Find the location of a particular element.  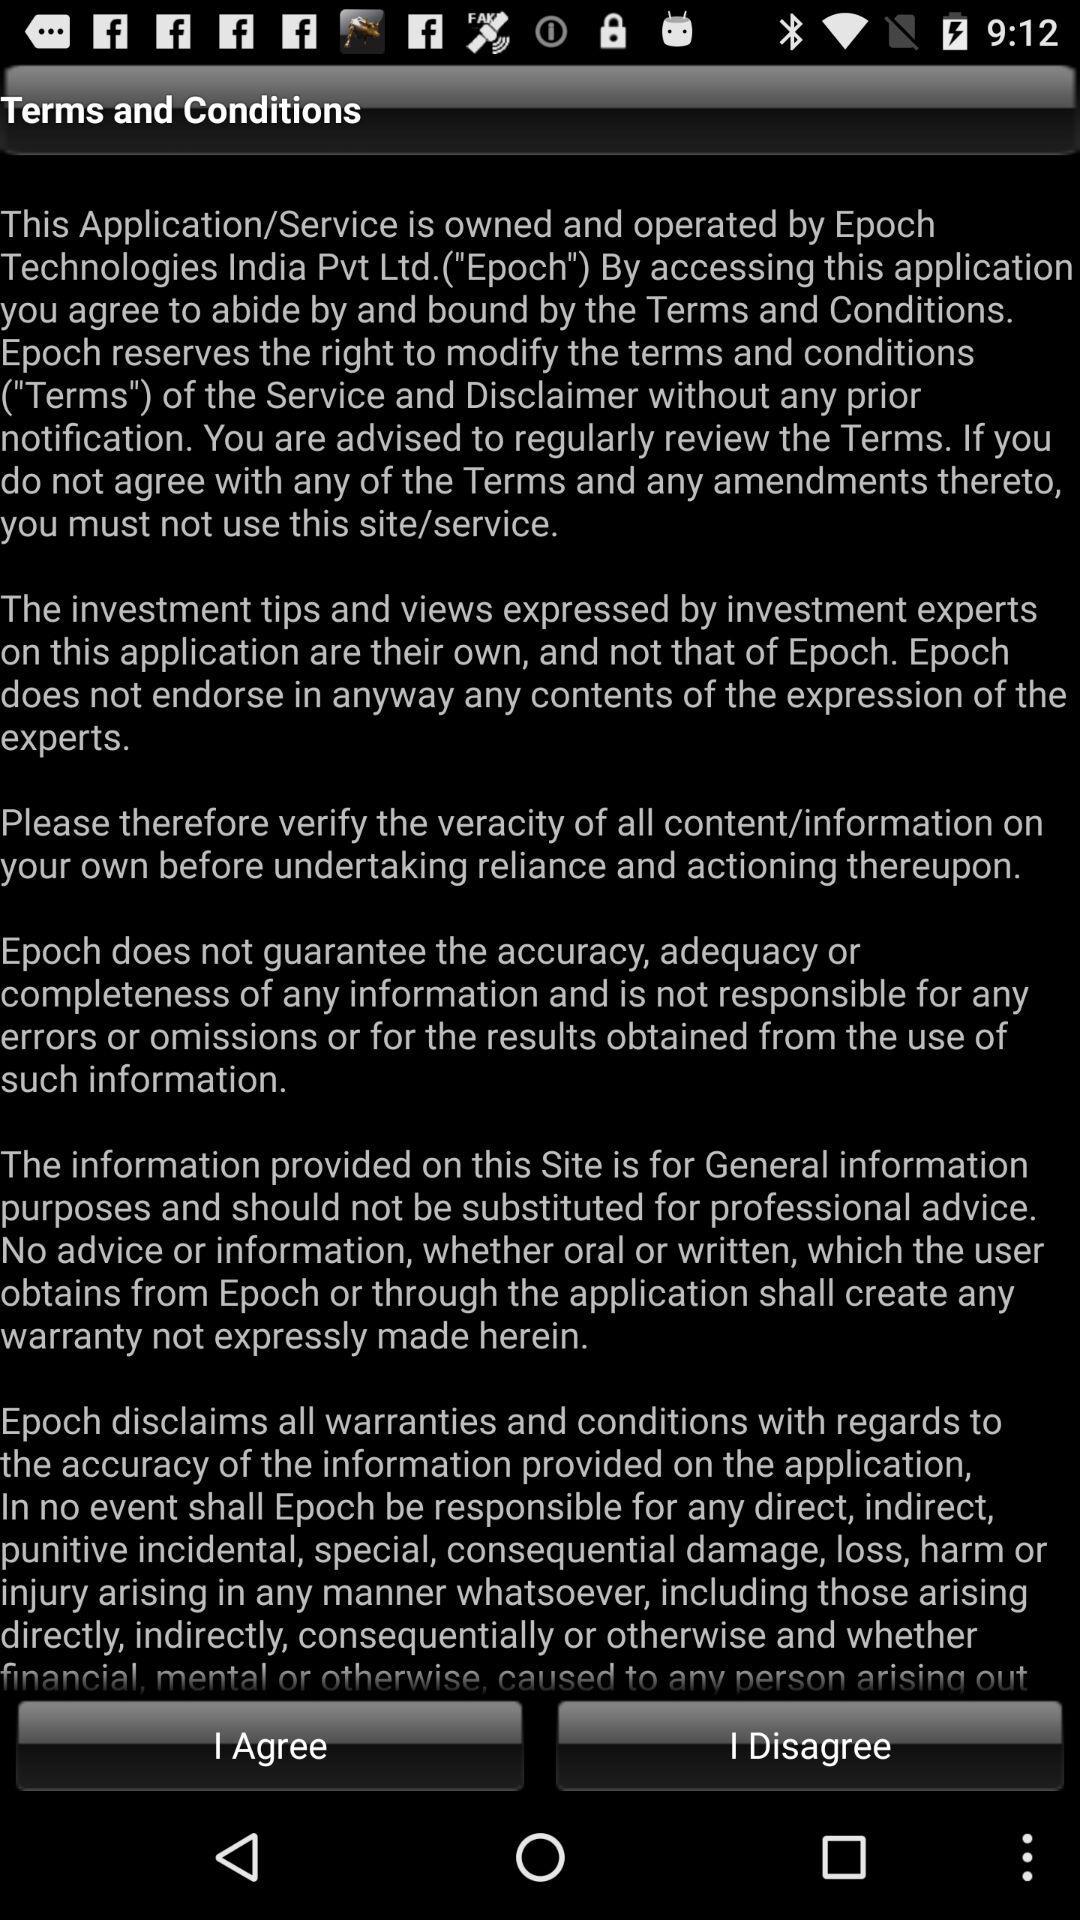

the item next to  i agree is located at coordinates (810, 1743).